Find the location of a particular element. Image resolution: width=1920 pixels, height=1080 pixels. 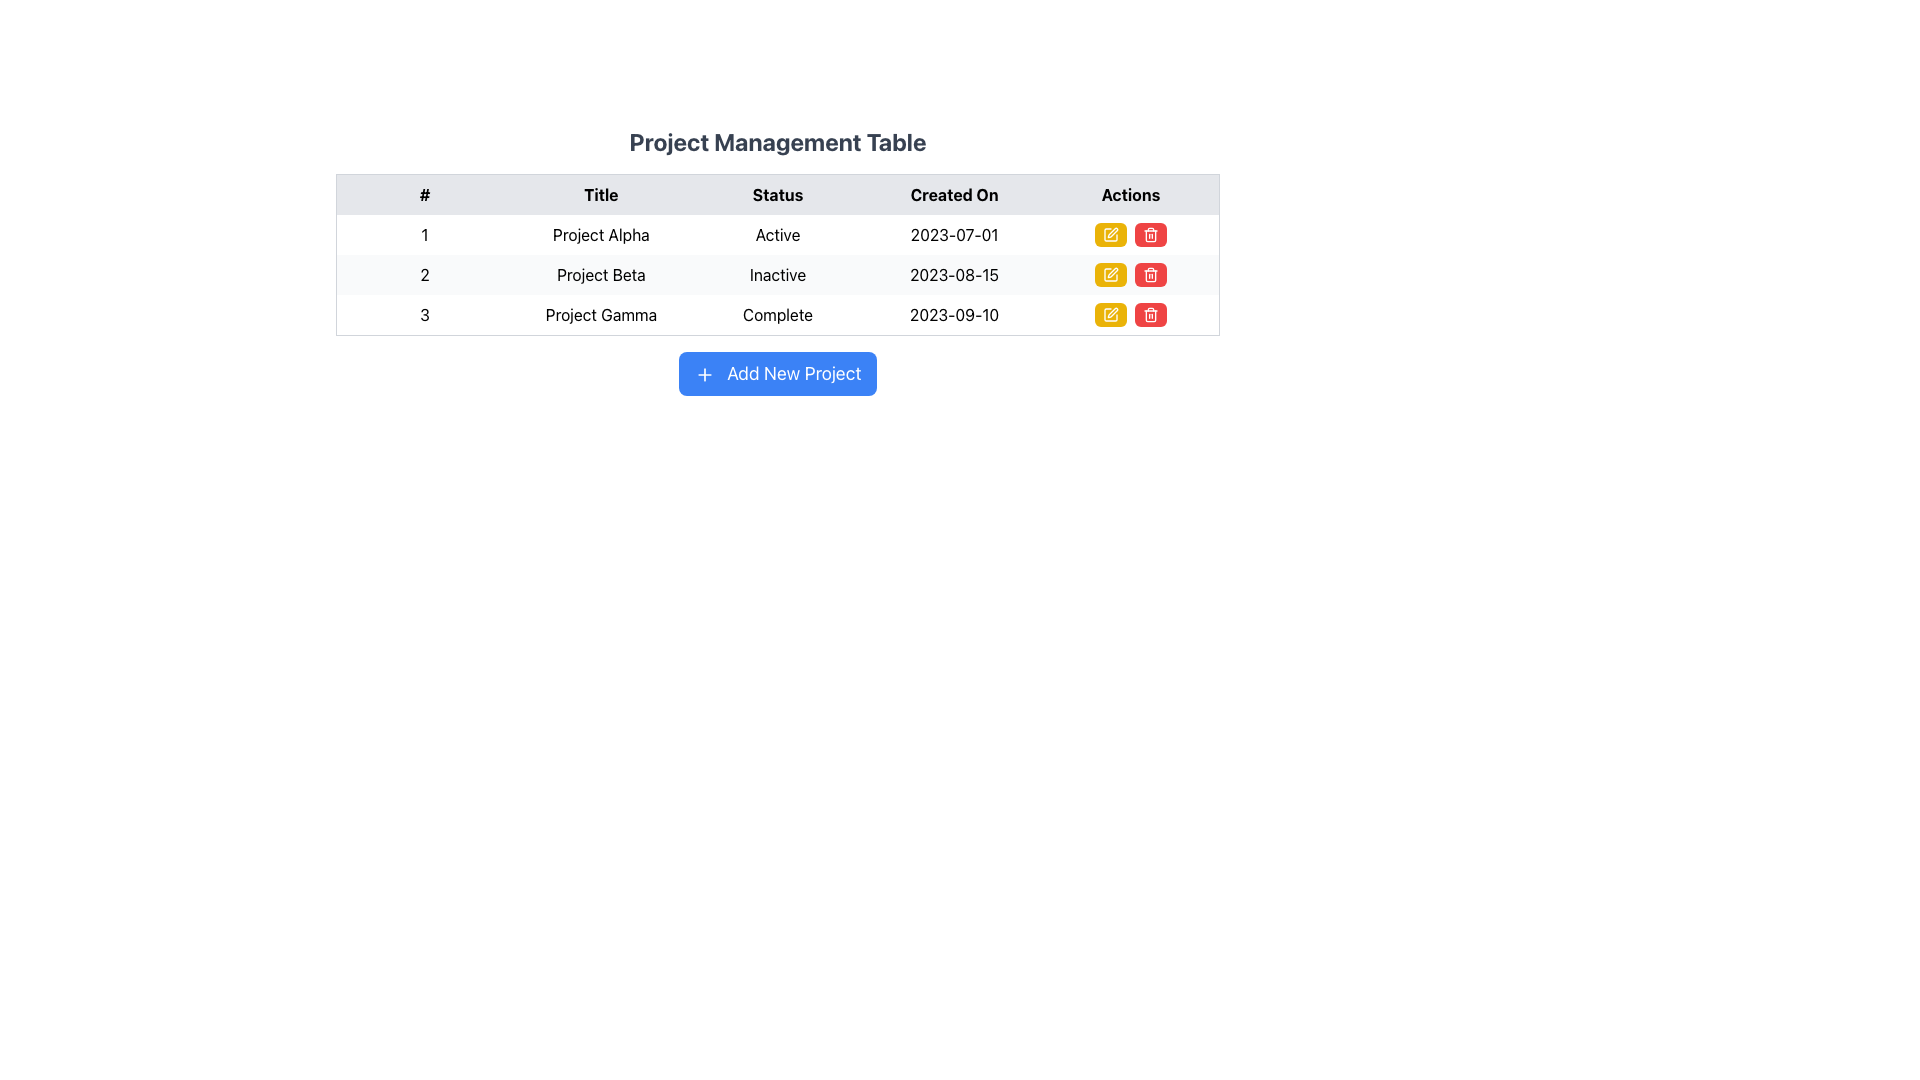

the Text Label that displays 'Project Gamma' in the second column of the third row of the 'Project Management Table' is located at coordinates (600, 315).